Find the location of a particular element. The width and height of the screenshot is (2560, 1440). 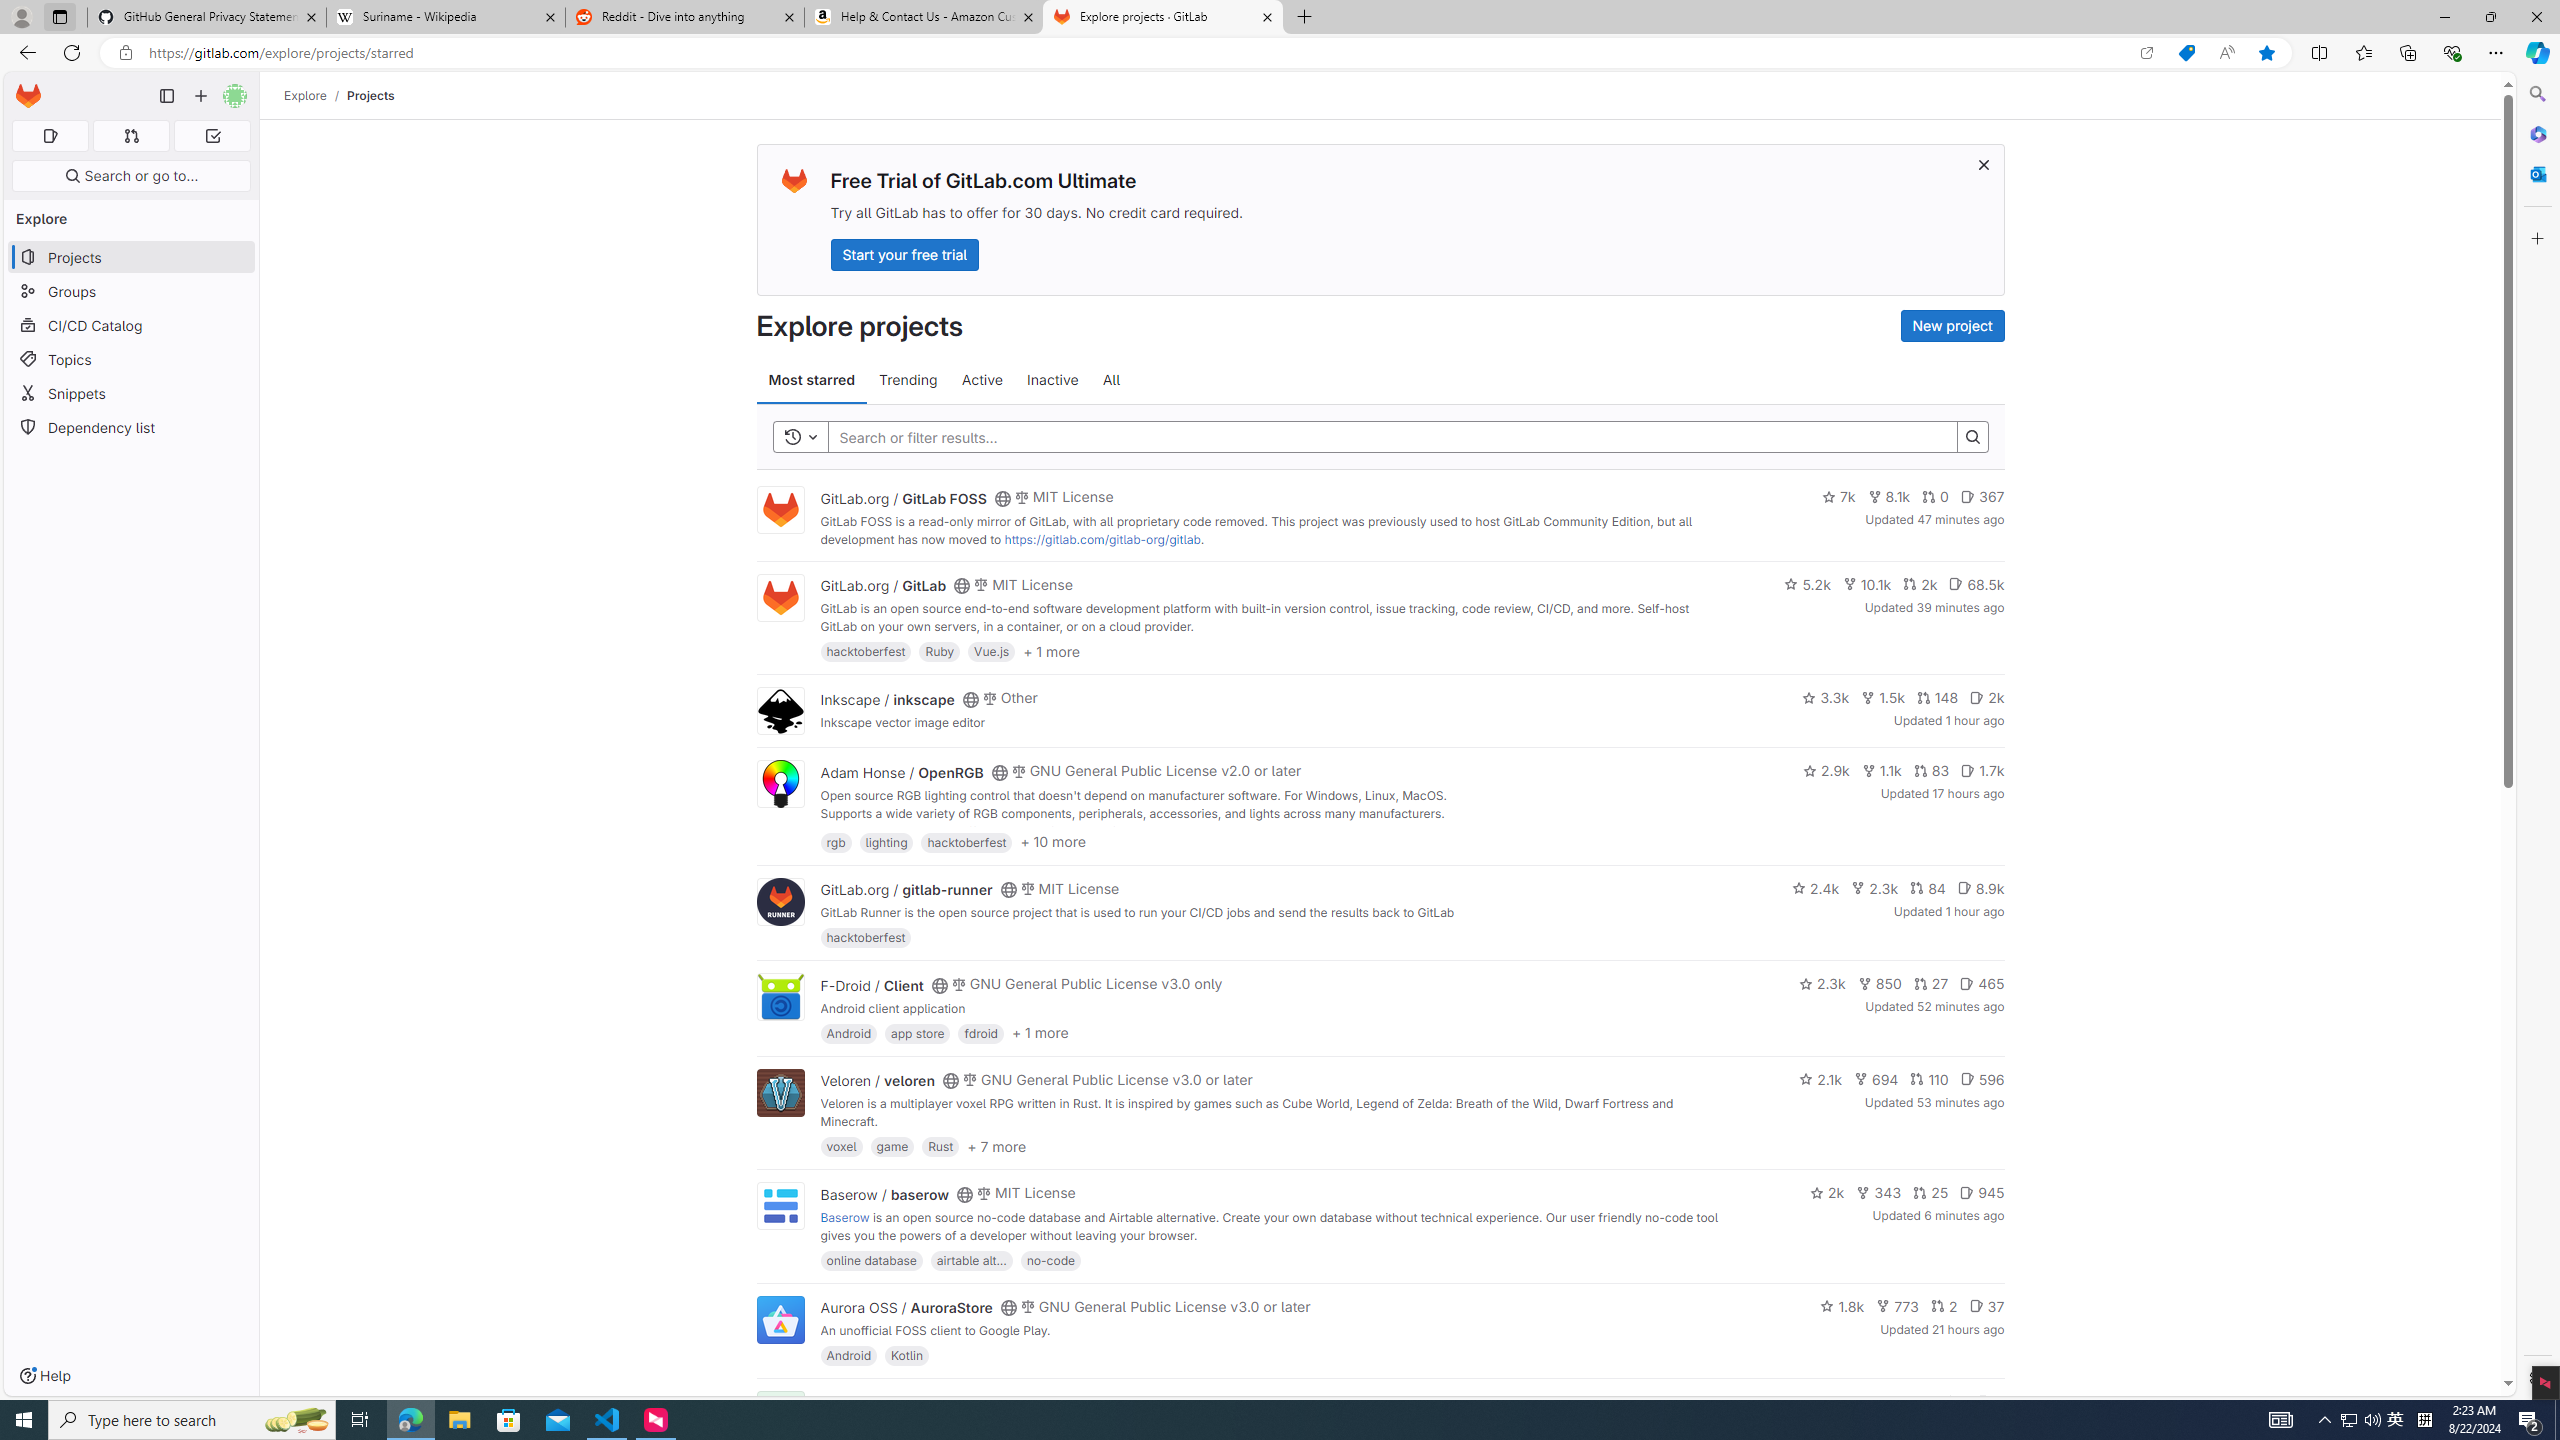

'Kotlin' is located at coordinates (906, 1355).